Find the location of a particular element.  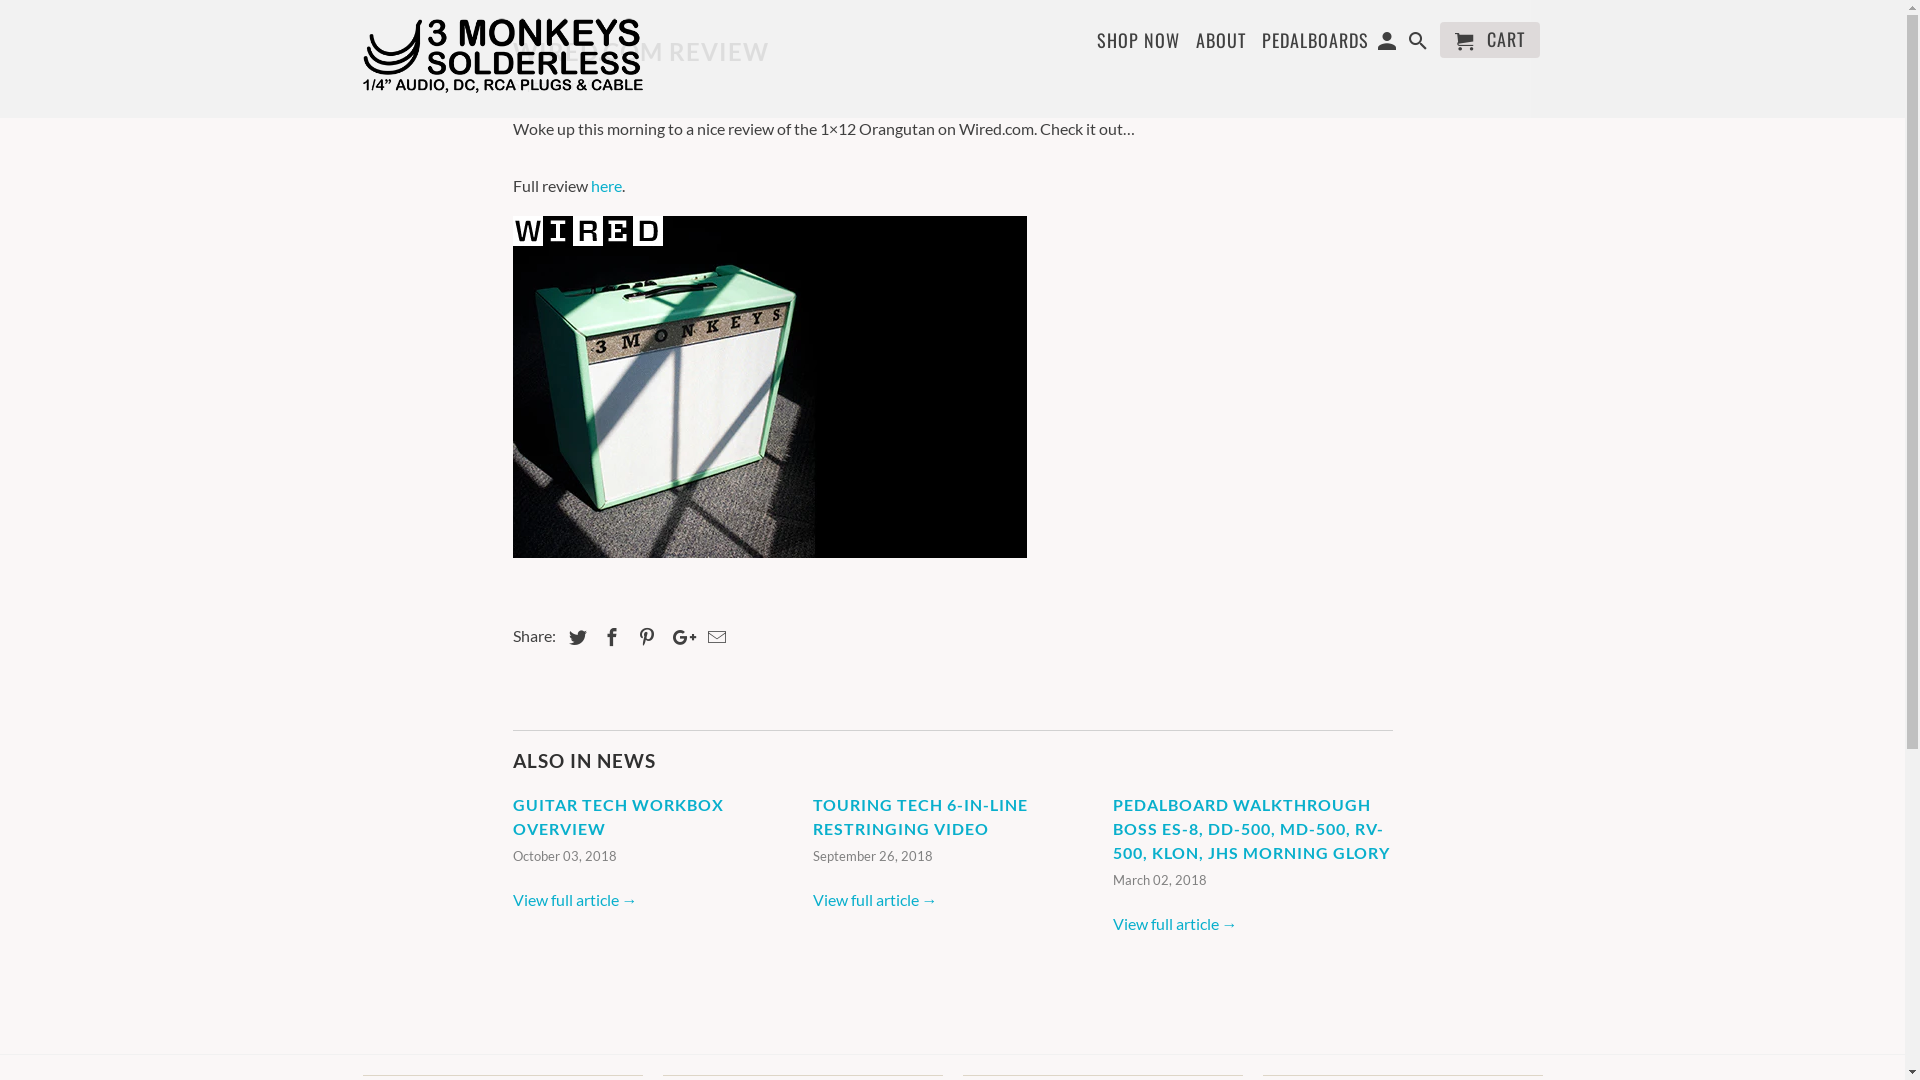

'ABOUT' is located at coordinates (1219, 38).